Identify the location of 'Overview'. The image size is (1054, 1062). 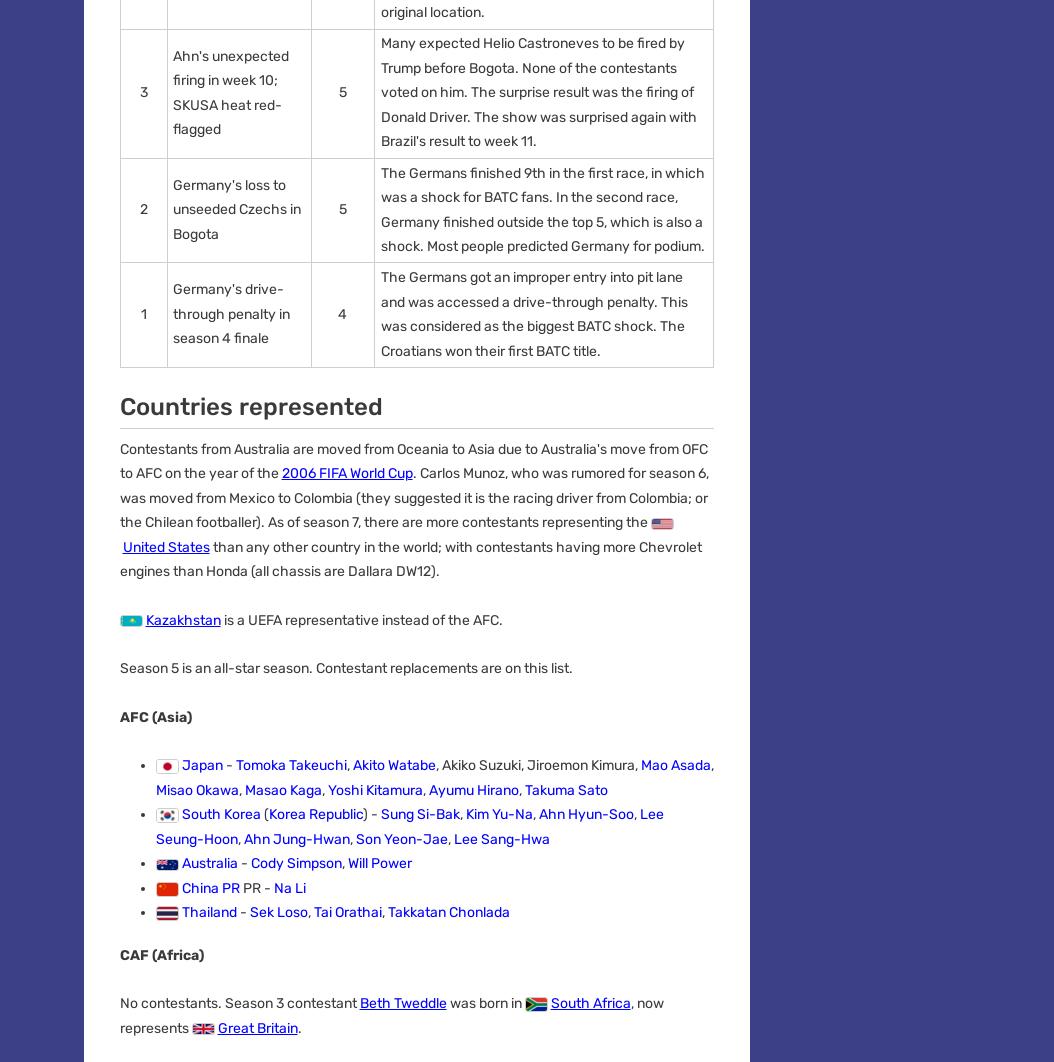
(115, 527).